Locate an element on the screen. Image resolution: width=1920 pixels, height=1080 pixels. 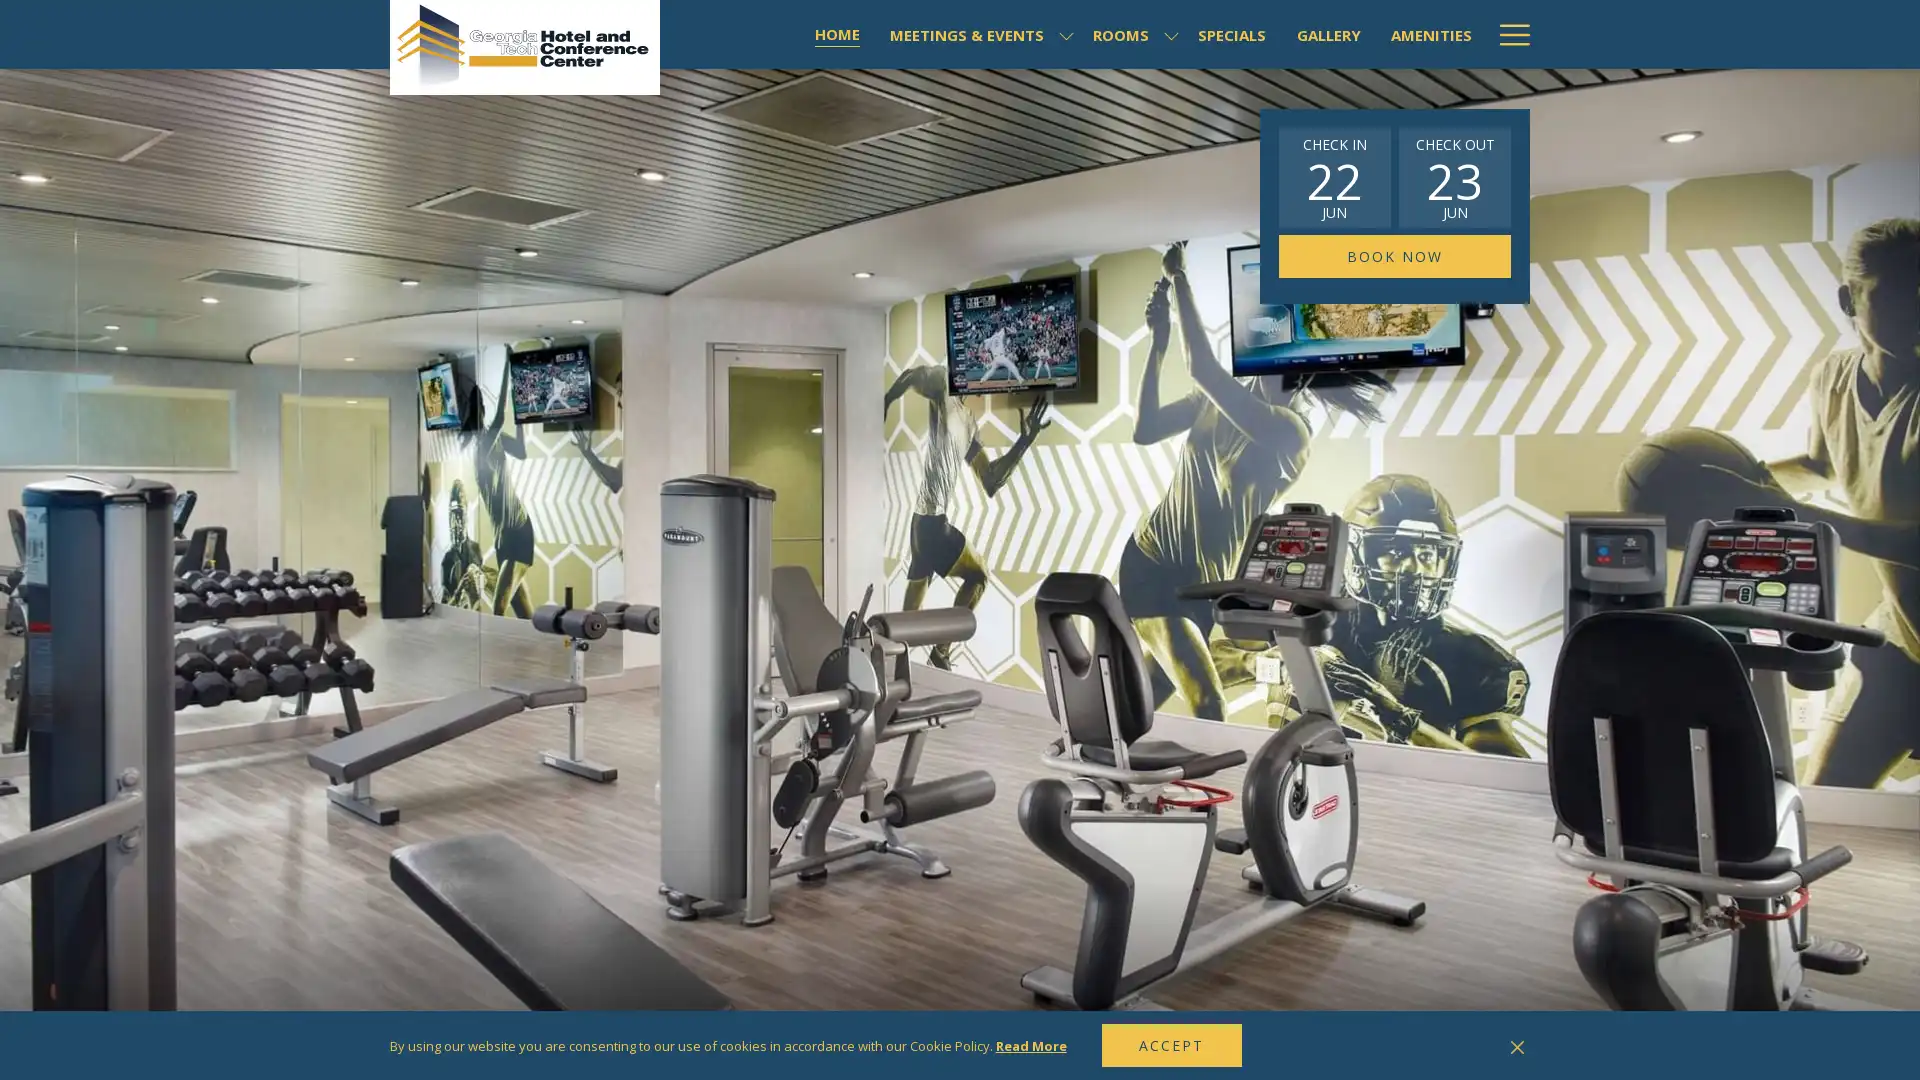
Go to previous slideshow element is located at coordinates (1469, 1047).